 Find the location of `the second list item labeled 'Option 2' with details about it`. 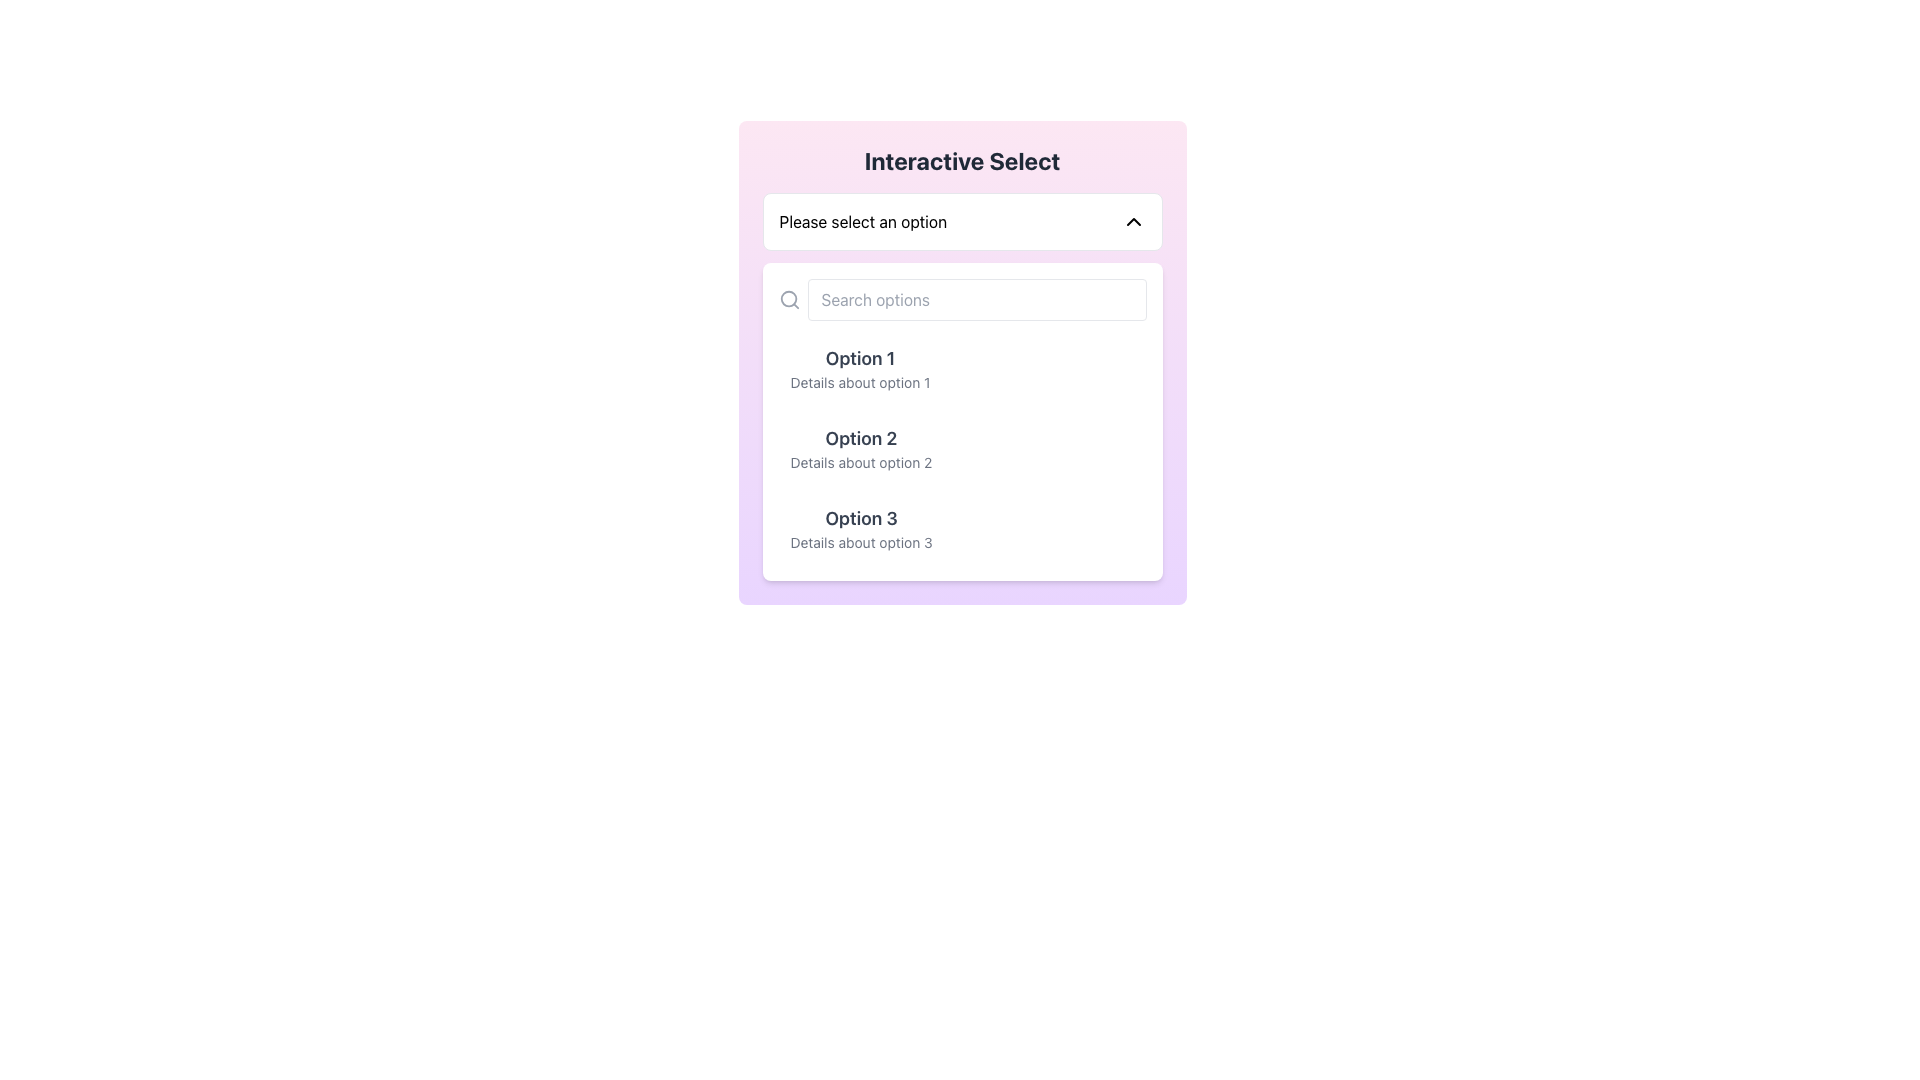

the second list item labeled 'Option 2' with details about it is located at coordinates (962, 447).